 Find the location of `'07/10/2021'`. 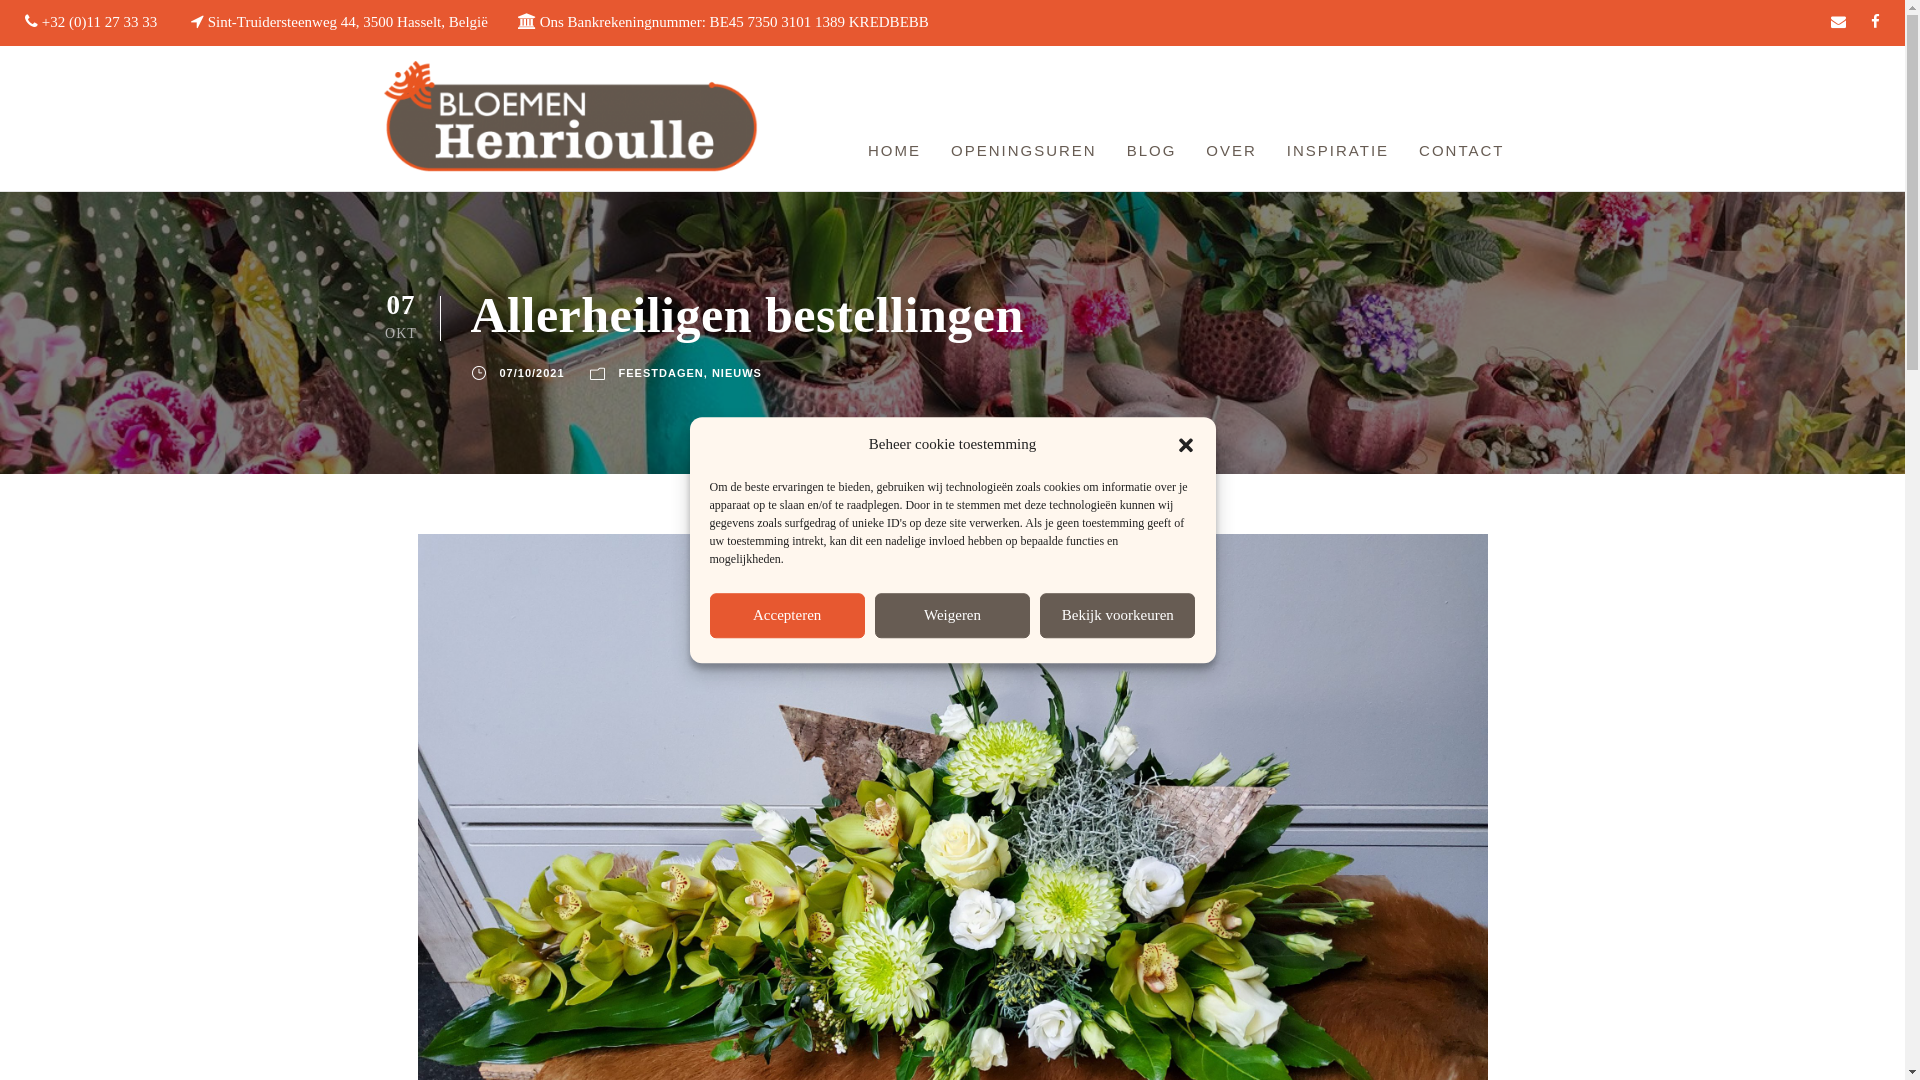

'07/10/2021' is located at coordinates (532, 373).